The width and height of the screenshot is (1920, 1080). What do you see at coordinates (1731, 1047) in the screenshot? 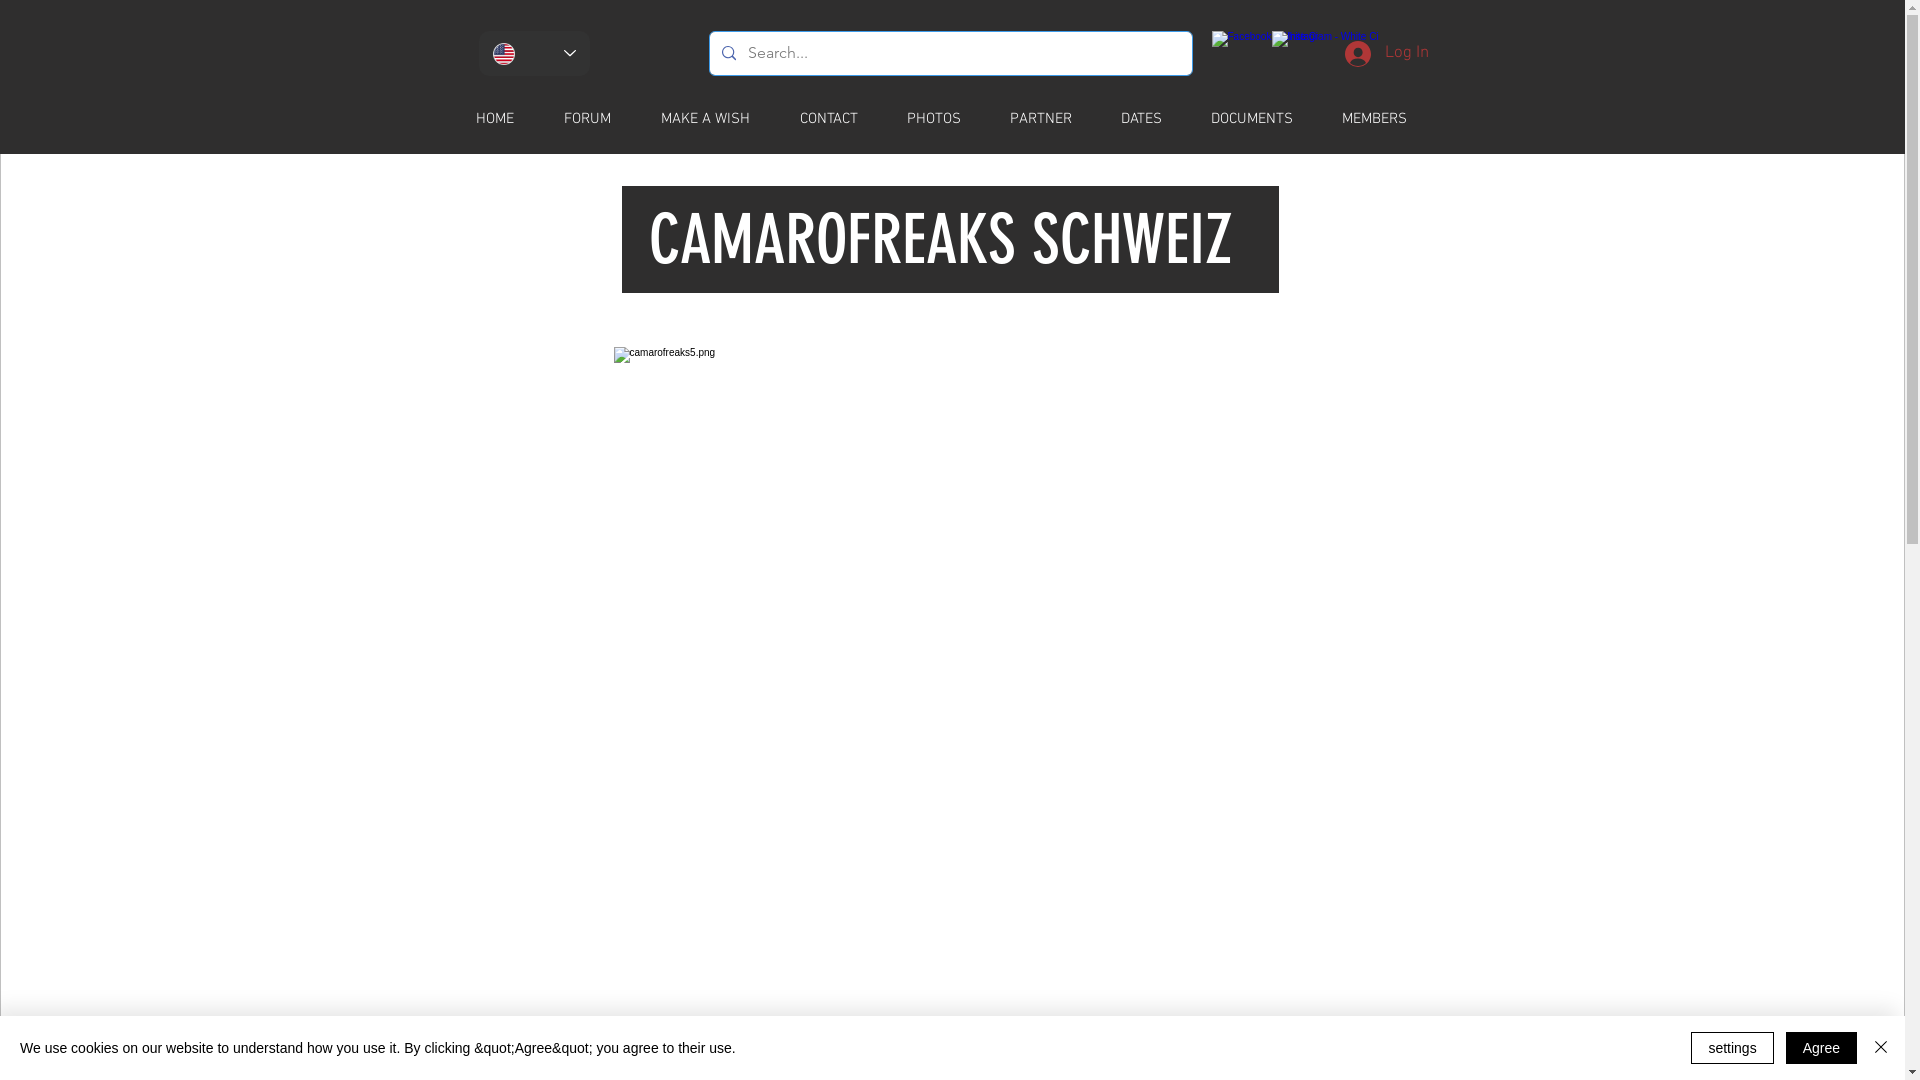
I see `'settings'` at bounding box center [1731, 1047].